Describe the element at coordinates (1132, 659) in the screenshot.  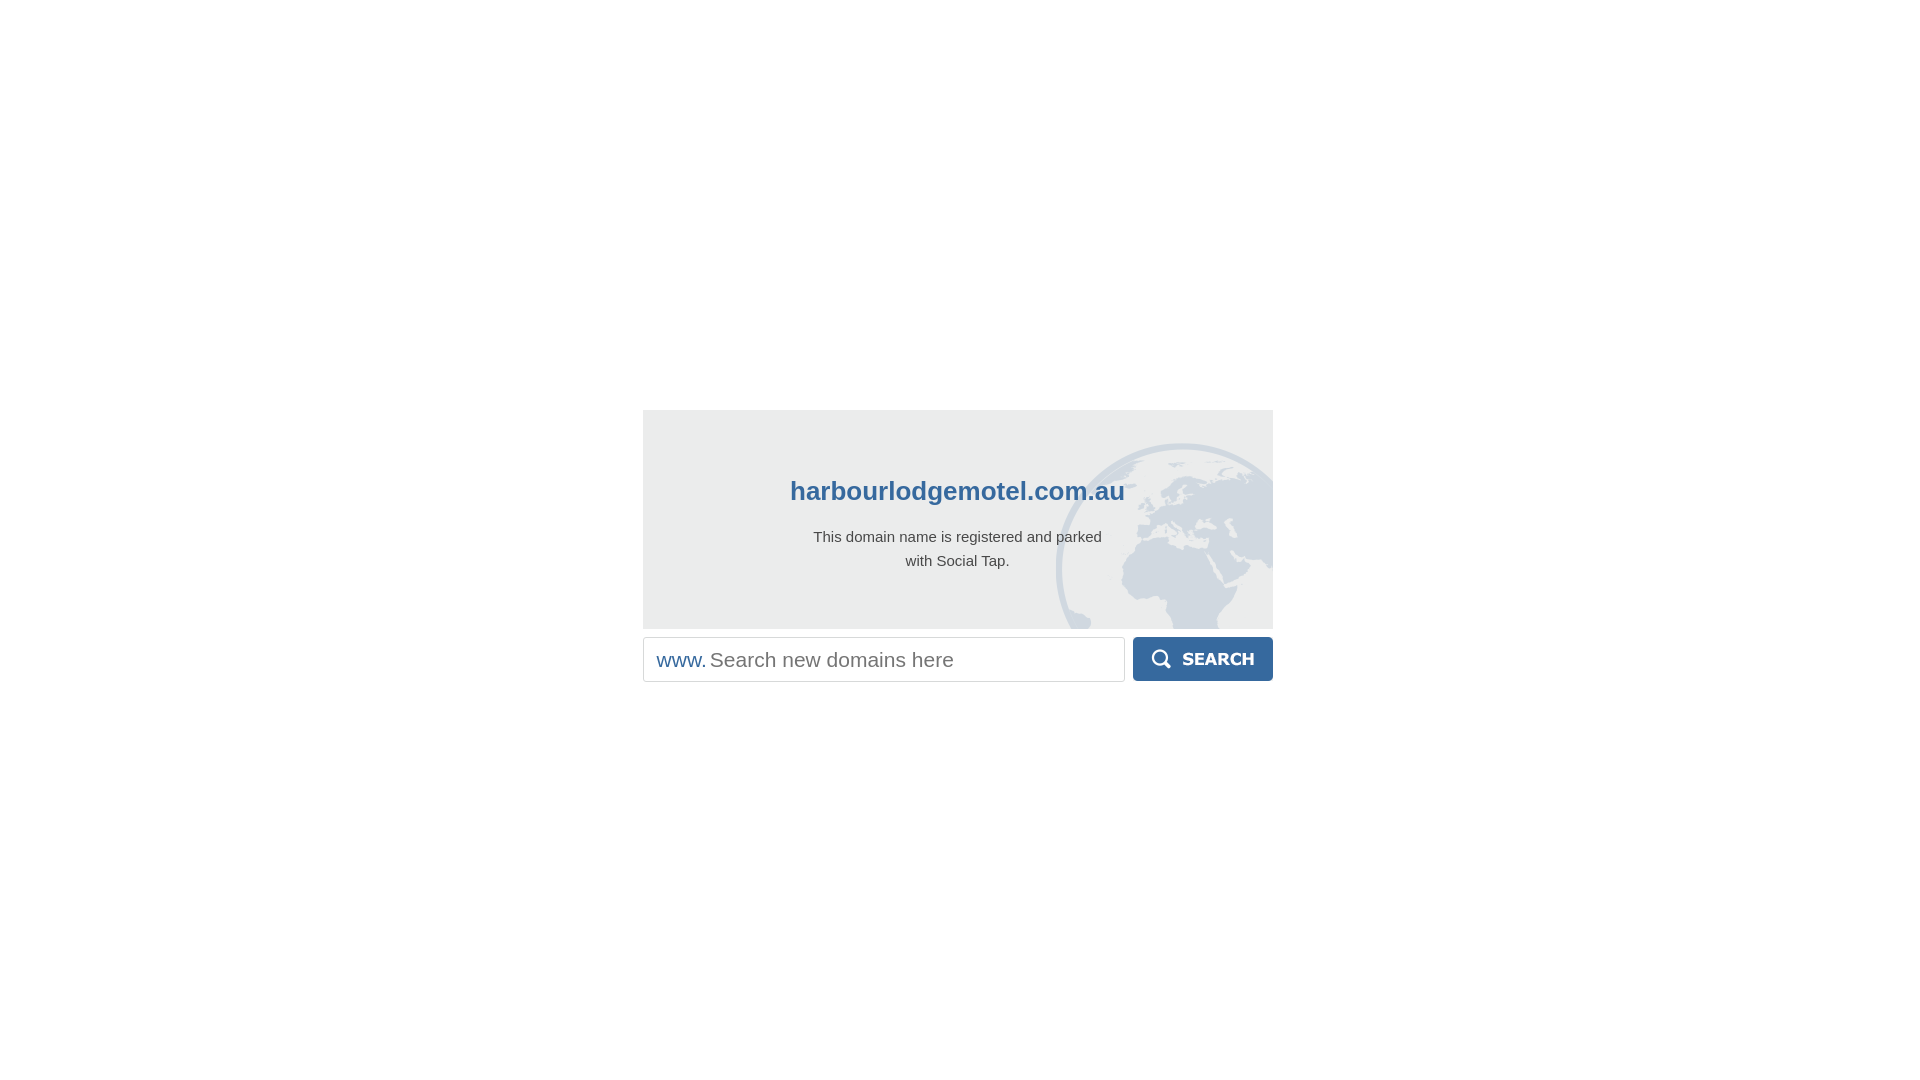
I see `'Search'` at that location.